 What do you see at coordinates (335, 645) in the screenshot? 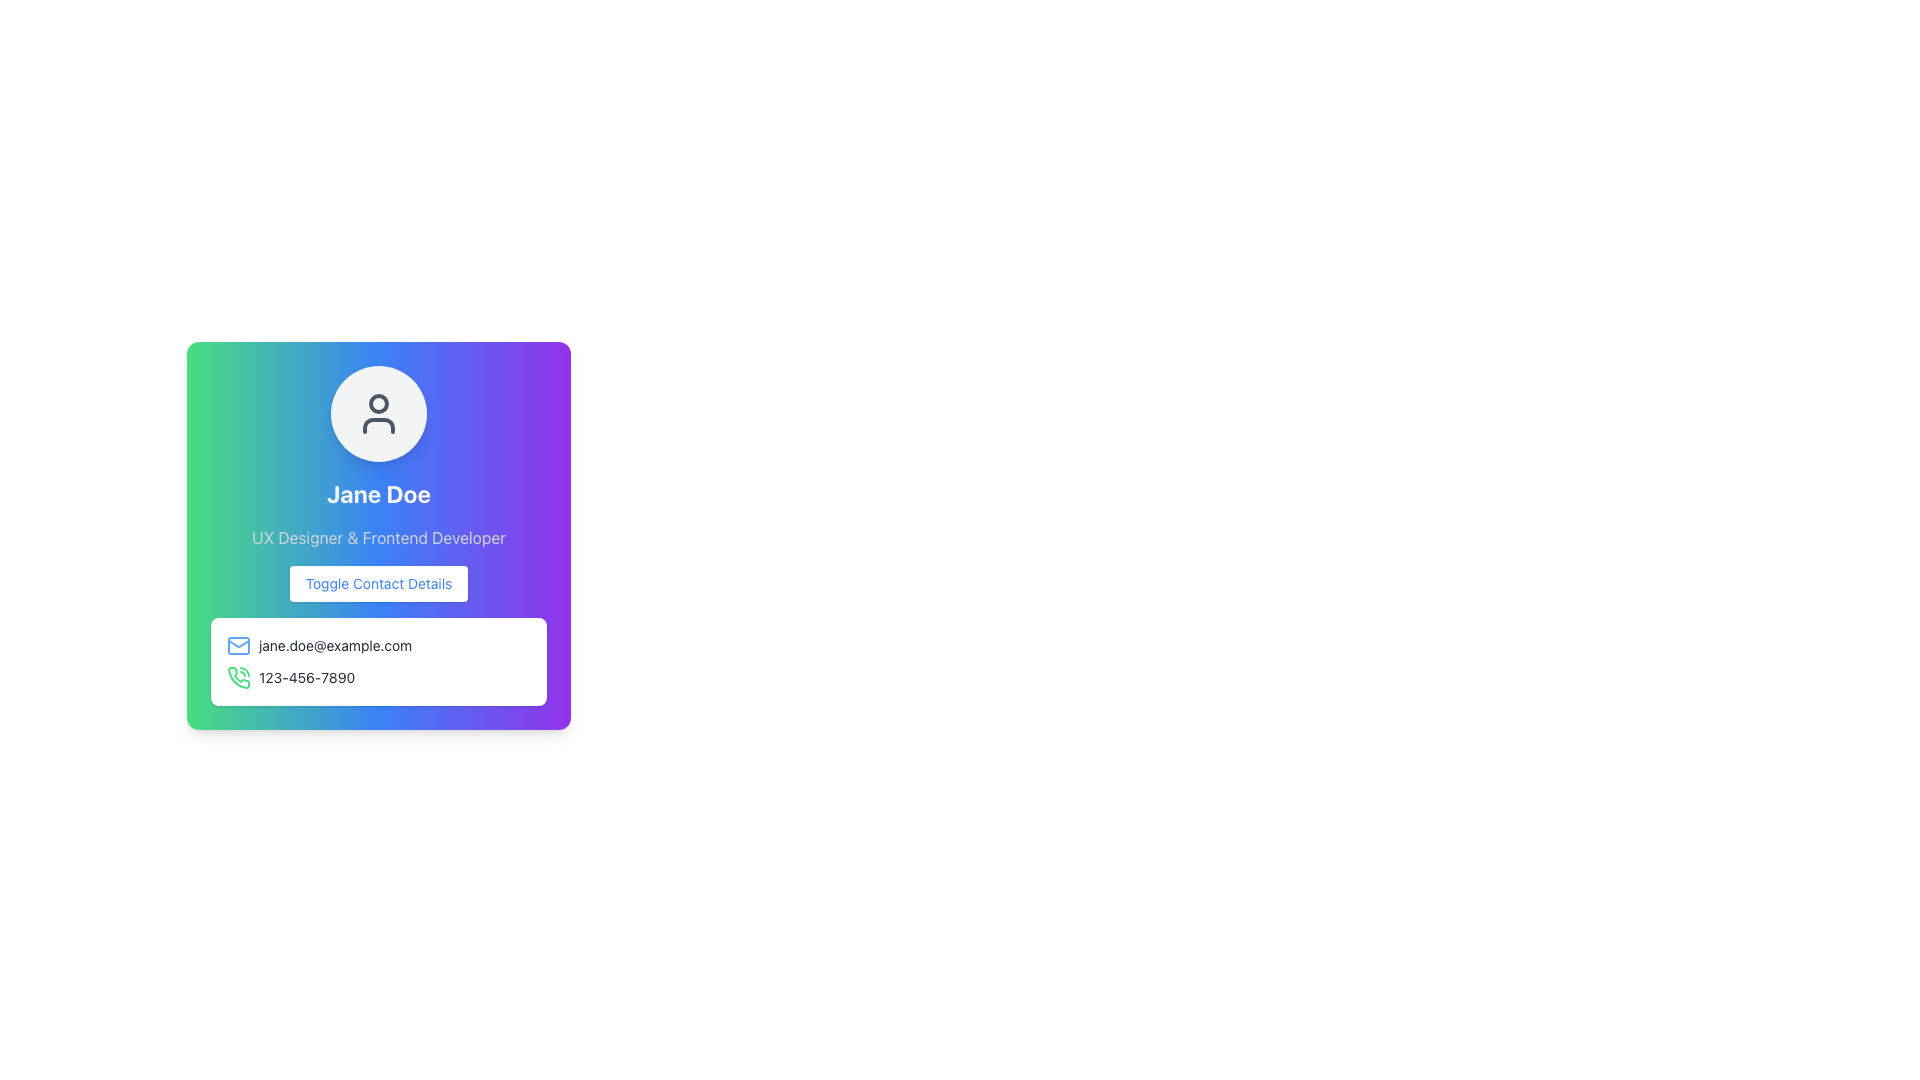
I see `the email address 'jane.doe@example.com' displayed in dark gray color beneath the name 'Jane Doe'` at bounding box center [335, 645].